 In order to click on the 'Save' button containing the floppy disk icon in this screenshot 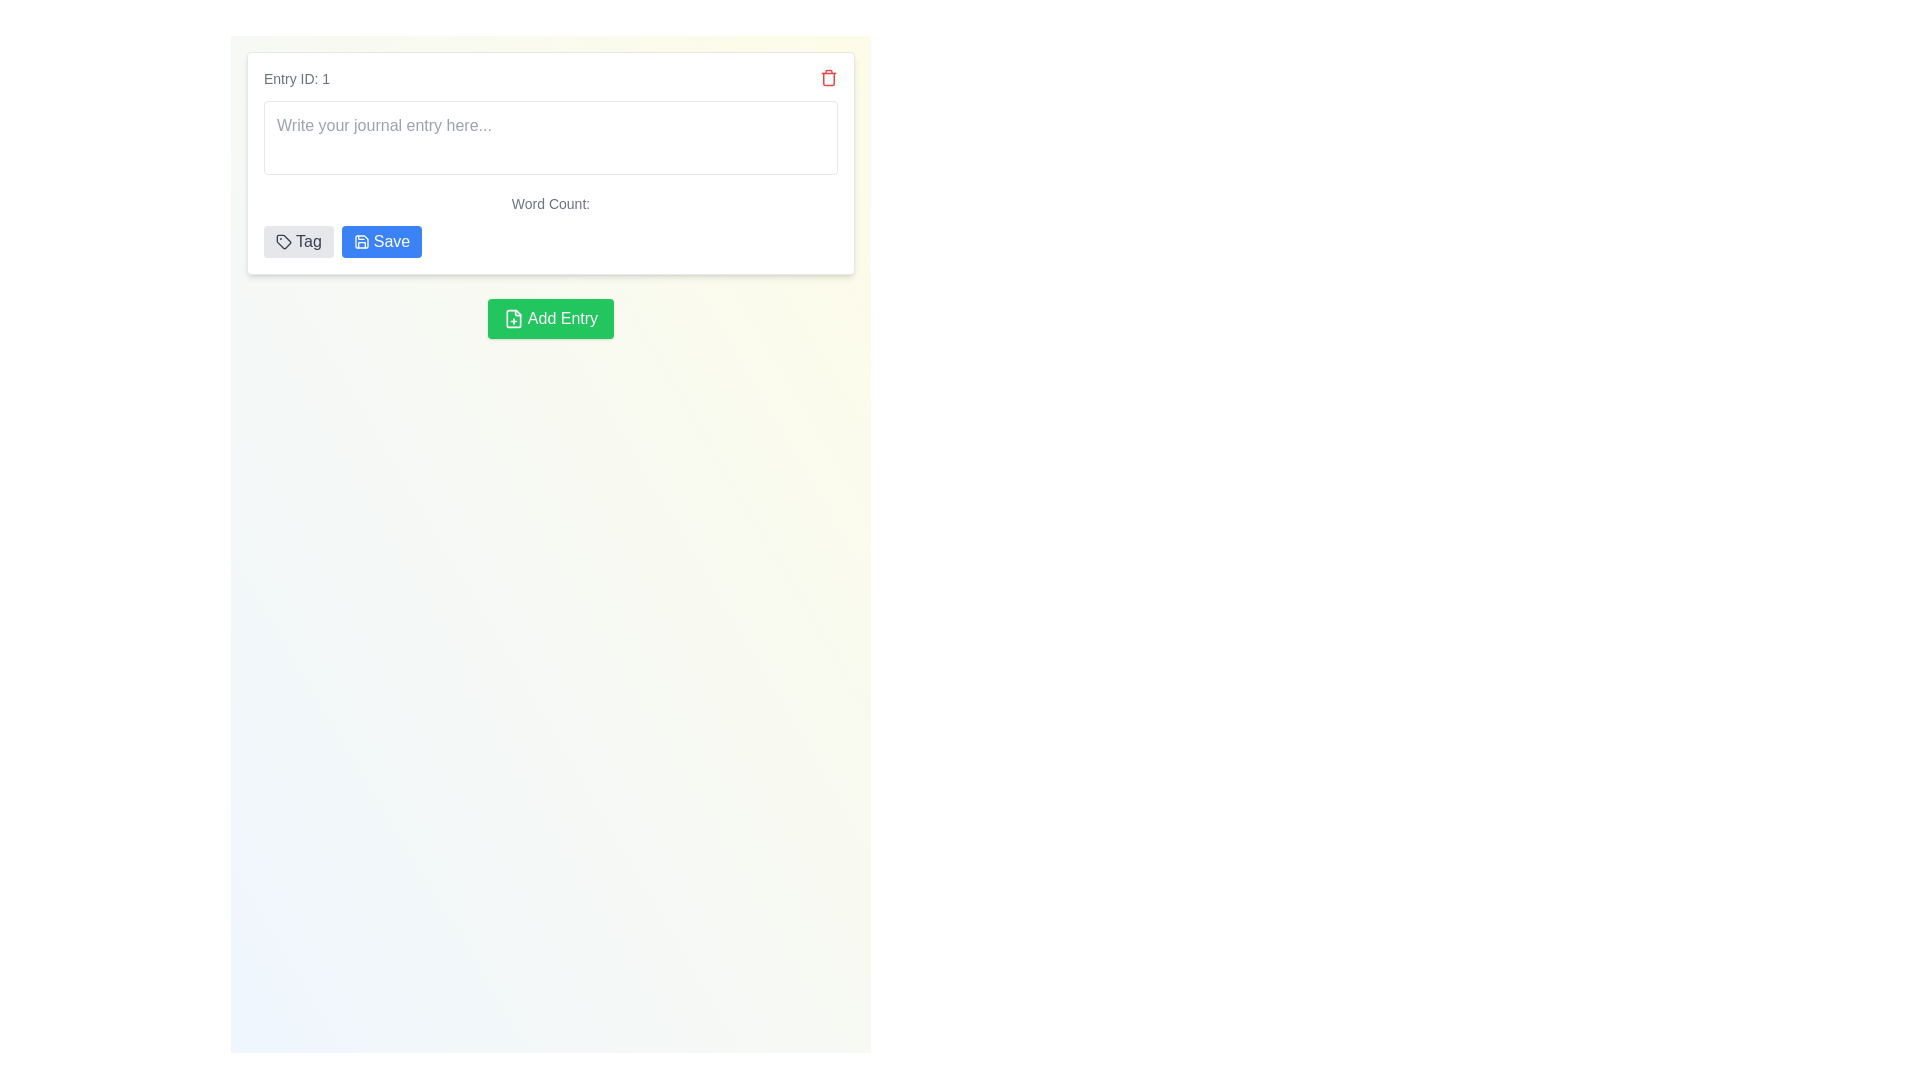, I will do `click(361, 241)`.